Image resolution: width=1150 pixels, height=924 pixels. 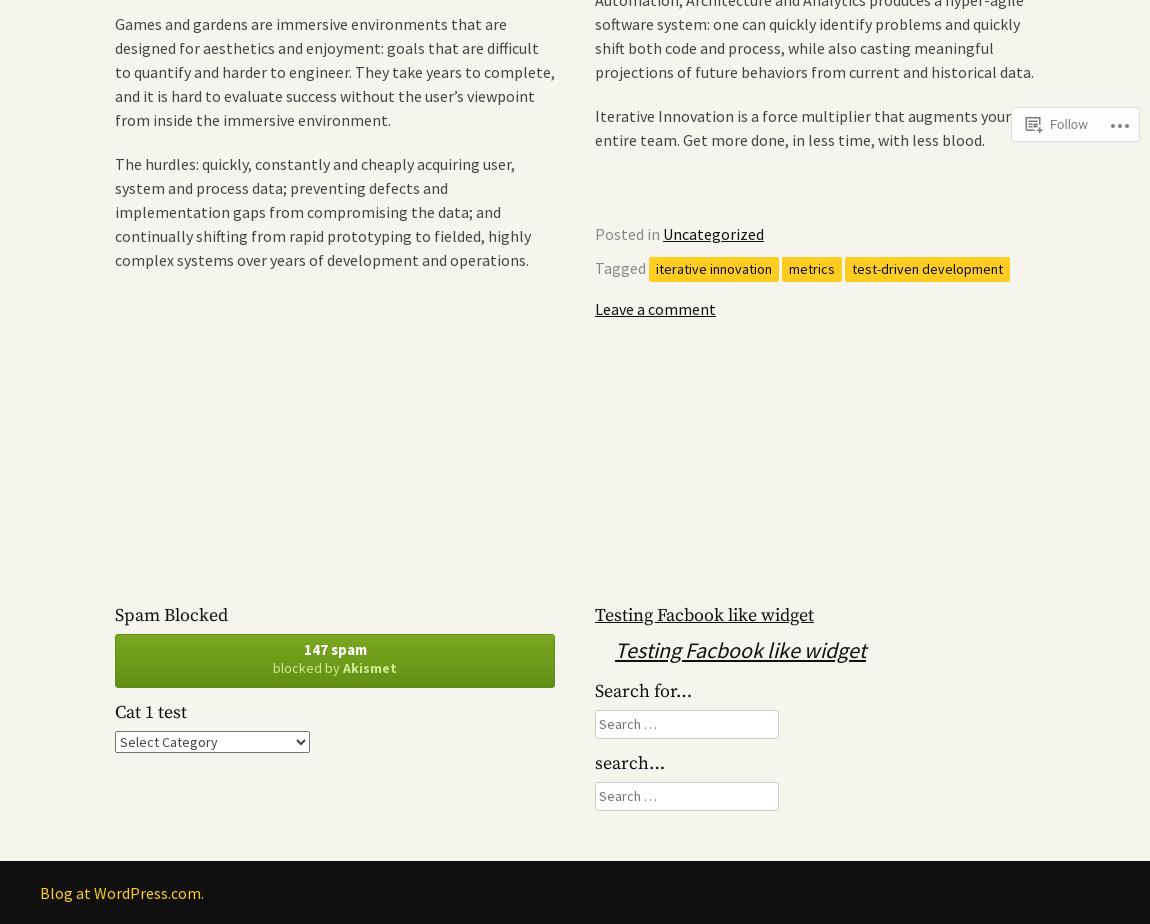 What do you see at coordinates (334, 70) in the screenshot?
I see `'Games and gardens are immersive environments that are designed for aesthetics and enjoyment: goals that are difficult to quantify and harder to engineer. They take years to complete, and it is hard to evaluate success without the user’s viewpoint from inside the immersive environment.'` at bounding box center [334, 70].